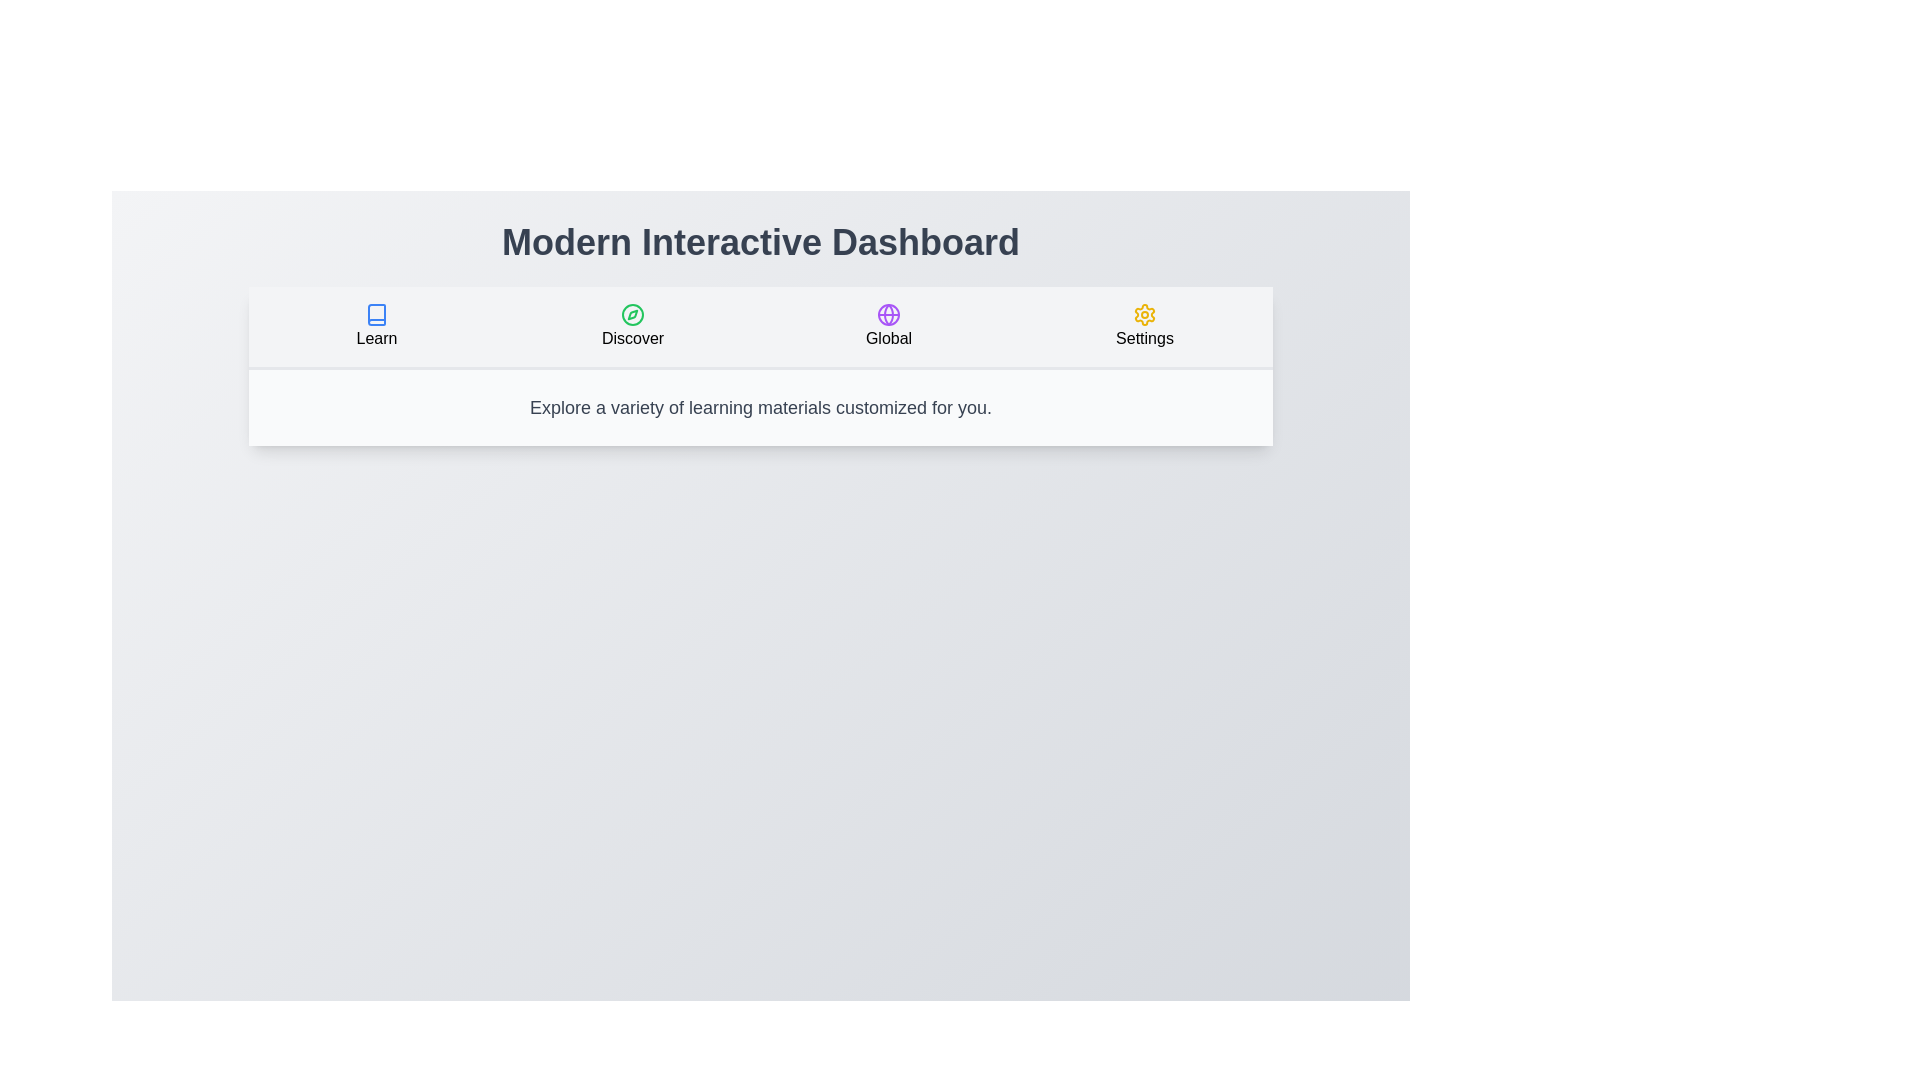  Describe the element at coordinates (1145, 315) in the screenshot. I see `the yellow gear-like icon in the 'Settings' section of the horizontal menu bar` at that location.